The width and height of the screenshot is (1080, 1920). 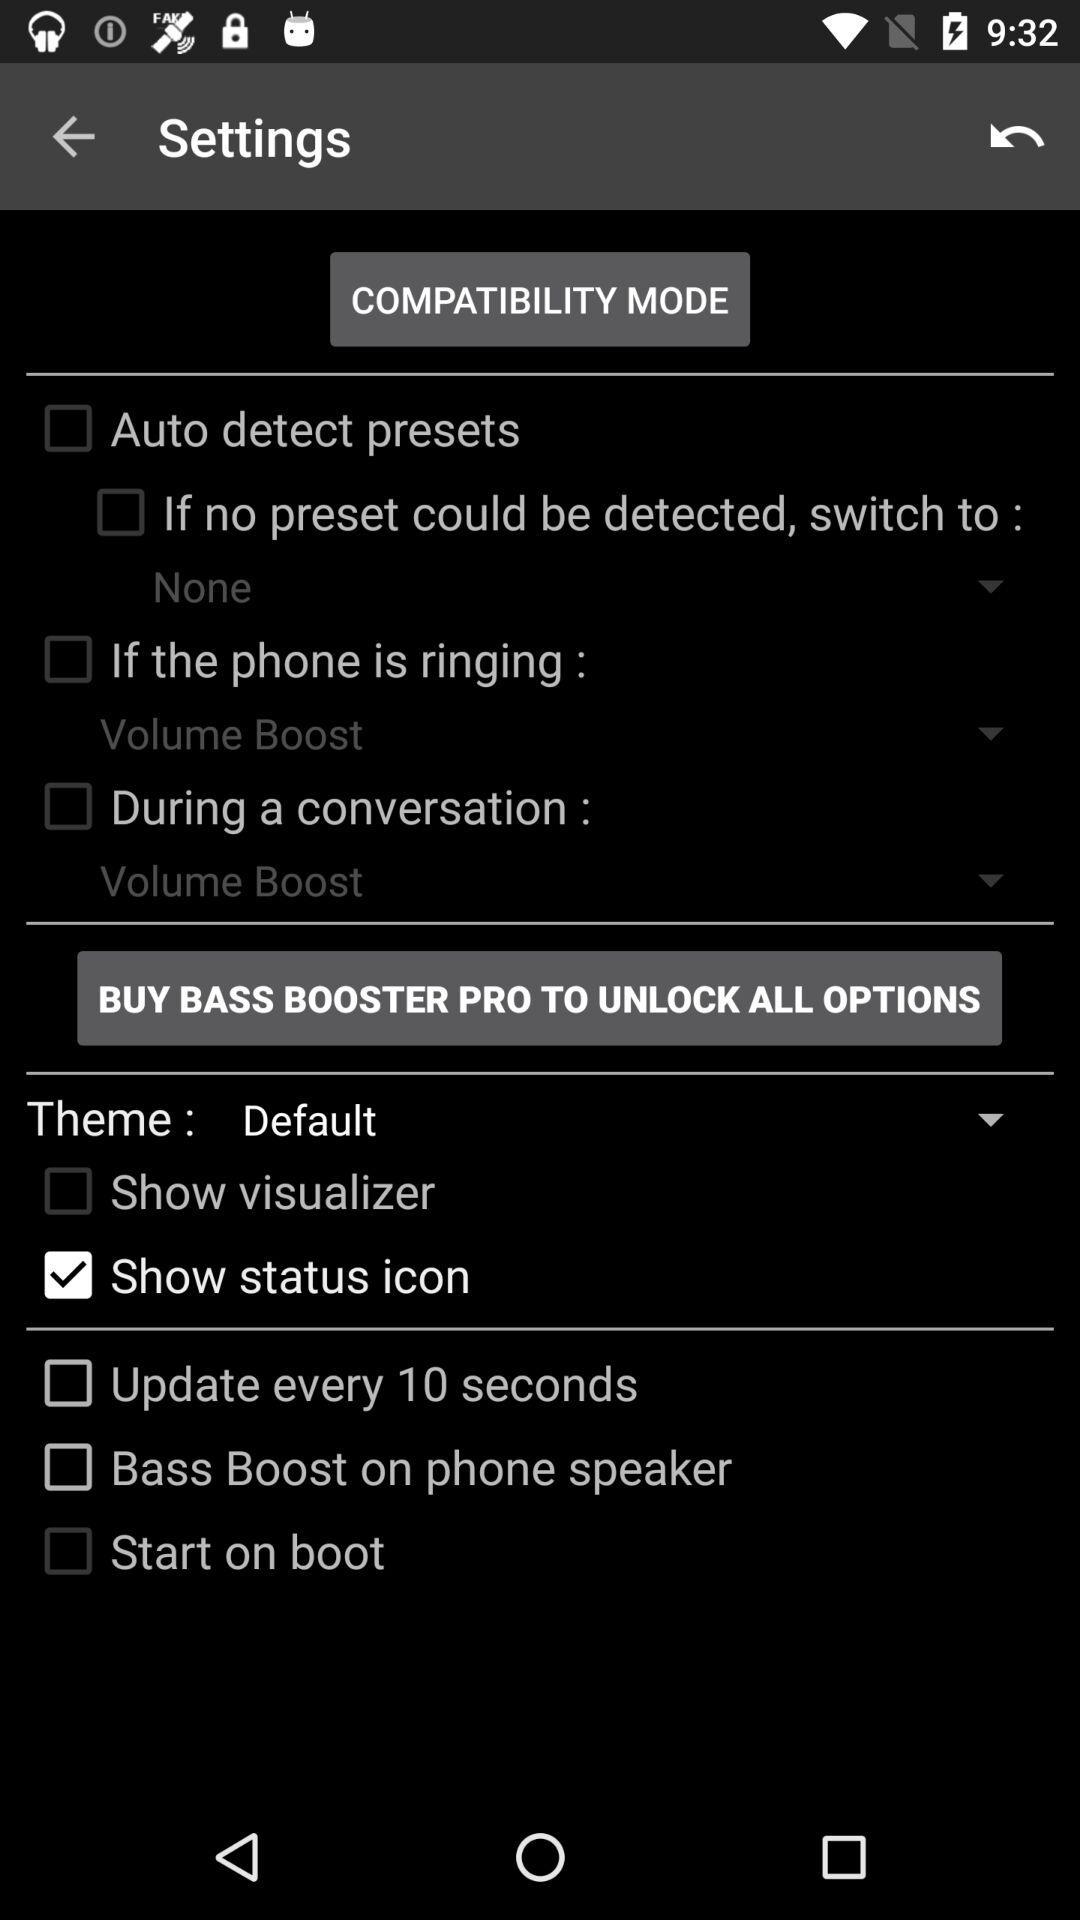 I want to click on bass boost on item, so click(x=379, y=1467).